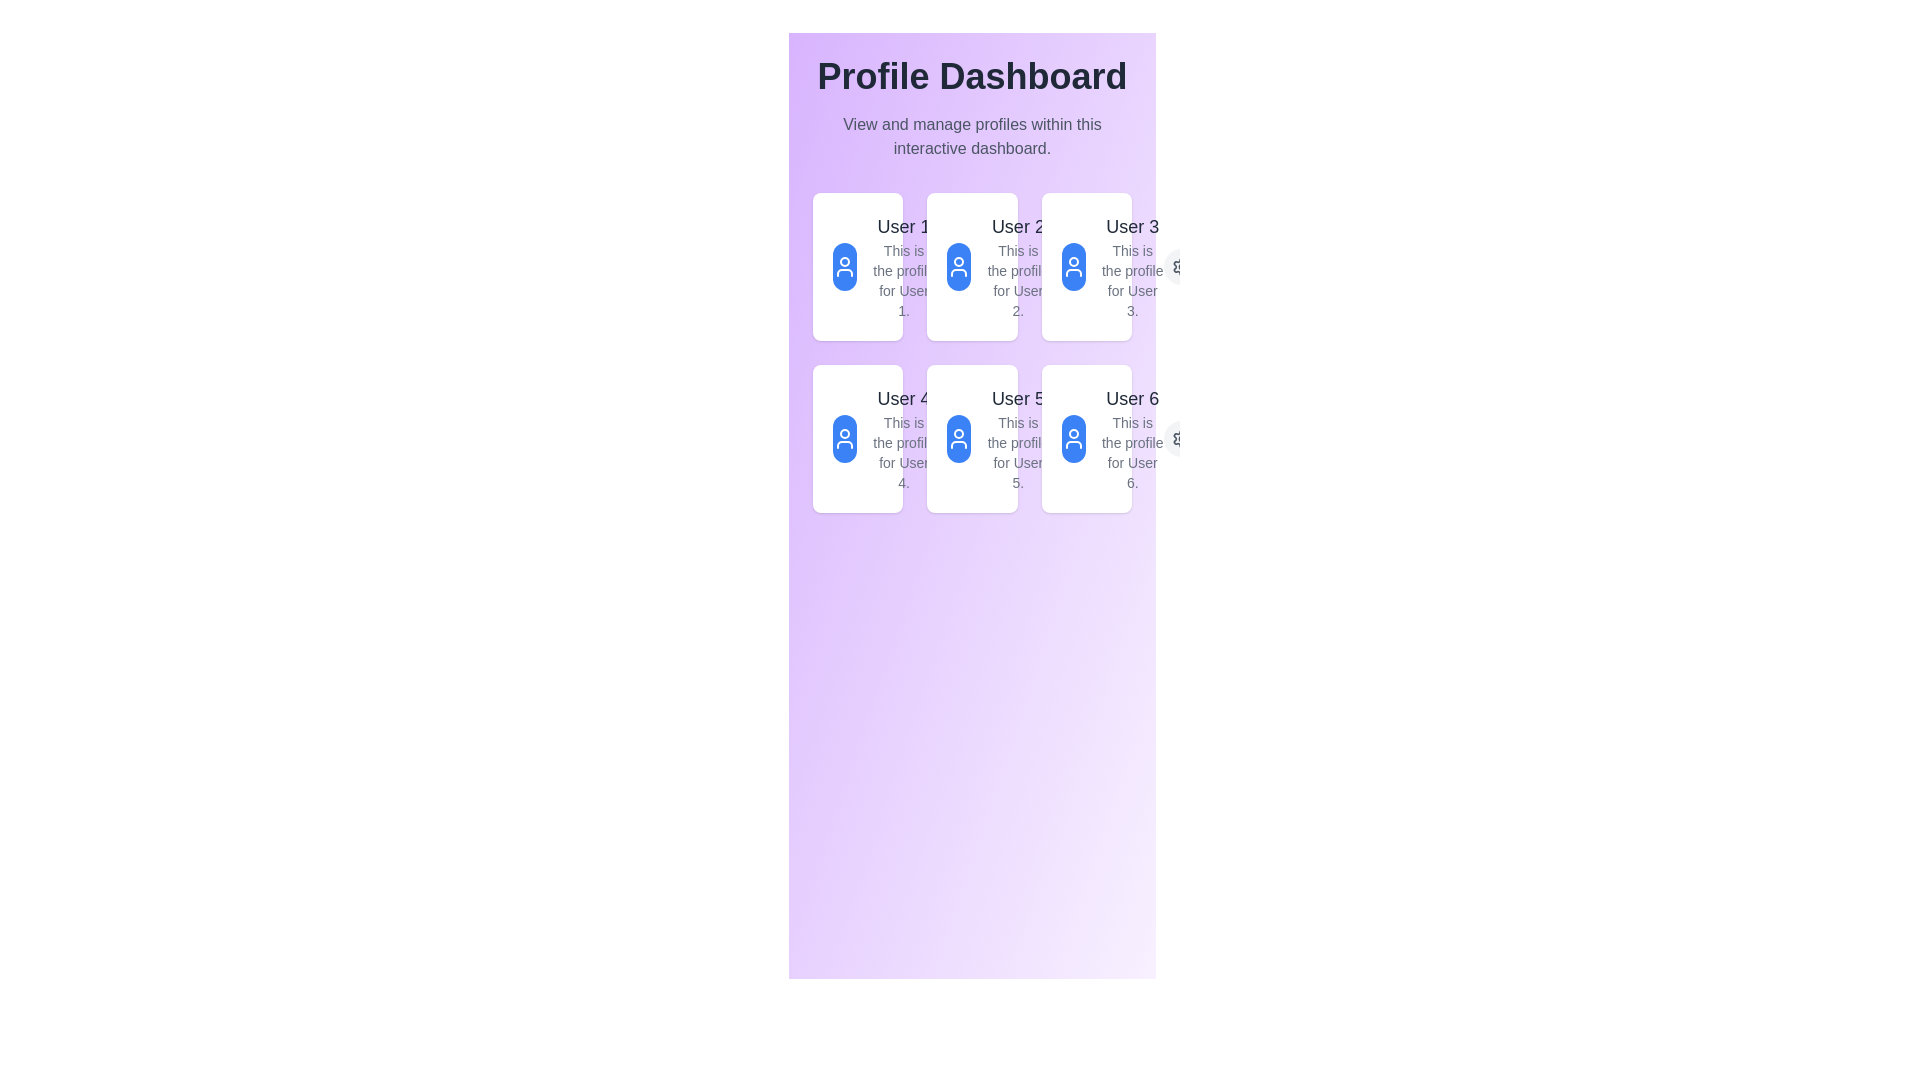 The image size is (1920, 1080). What do you see at coordinates (972, 136) in the screenshot?
I see `static text that serves as a subtitle or description for the 'Profile Dashboard', which is located directly below the title in the central header section` at bounding box center [972, 136].